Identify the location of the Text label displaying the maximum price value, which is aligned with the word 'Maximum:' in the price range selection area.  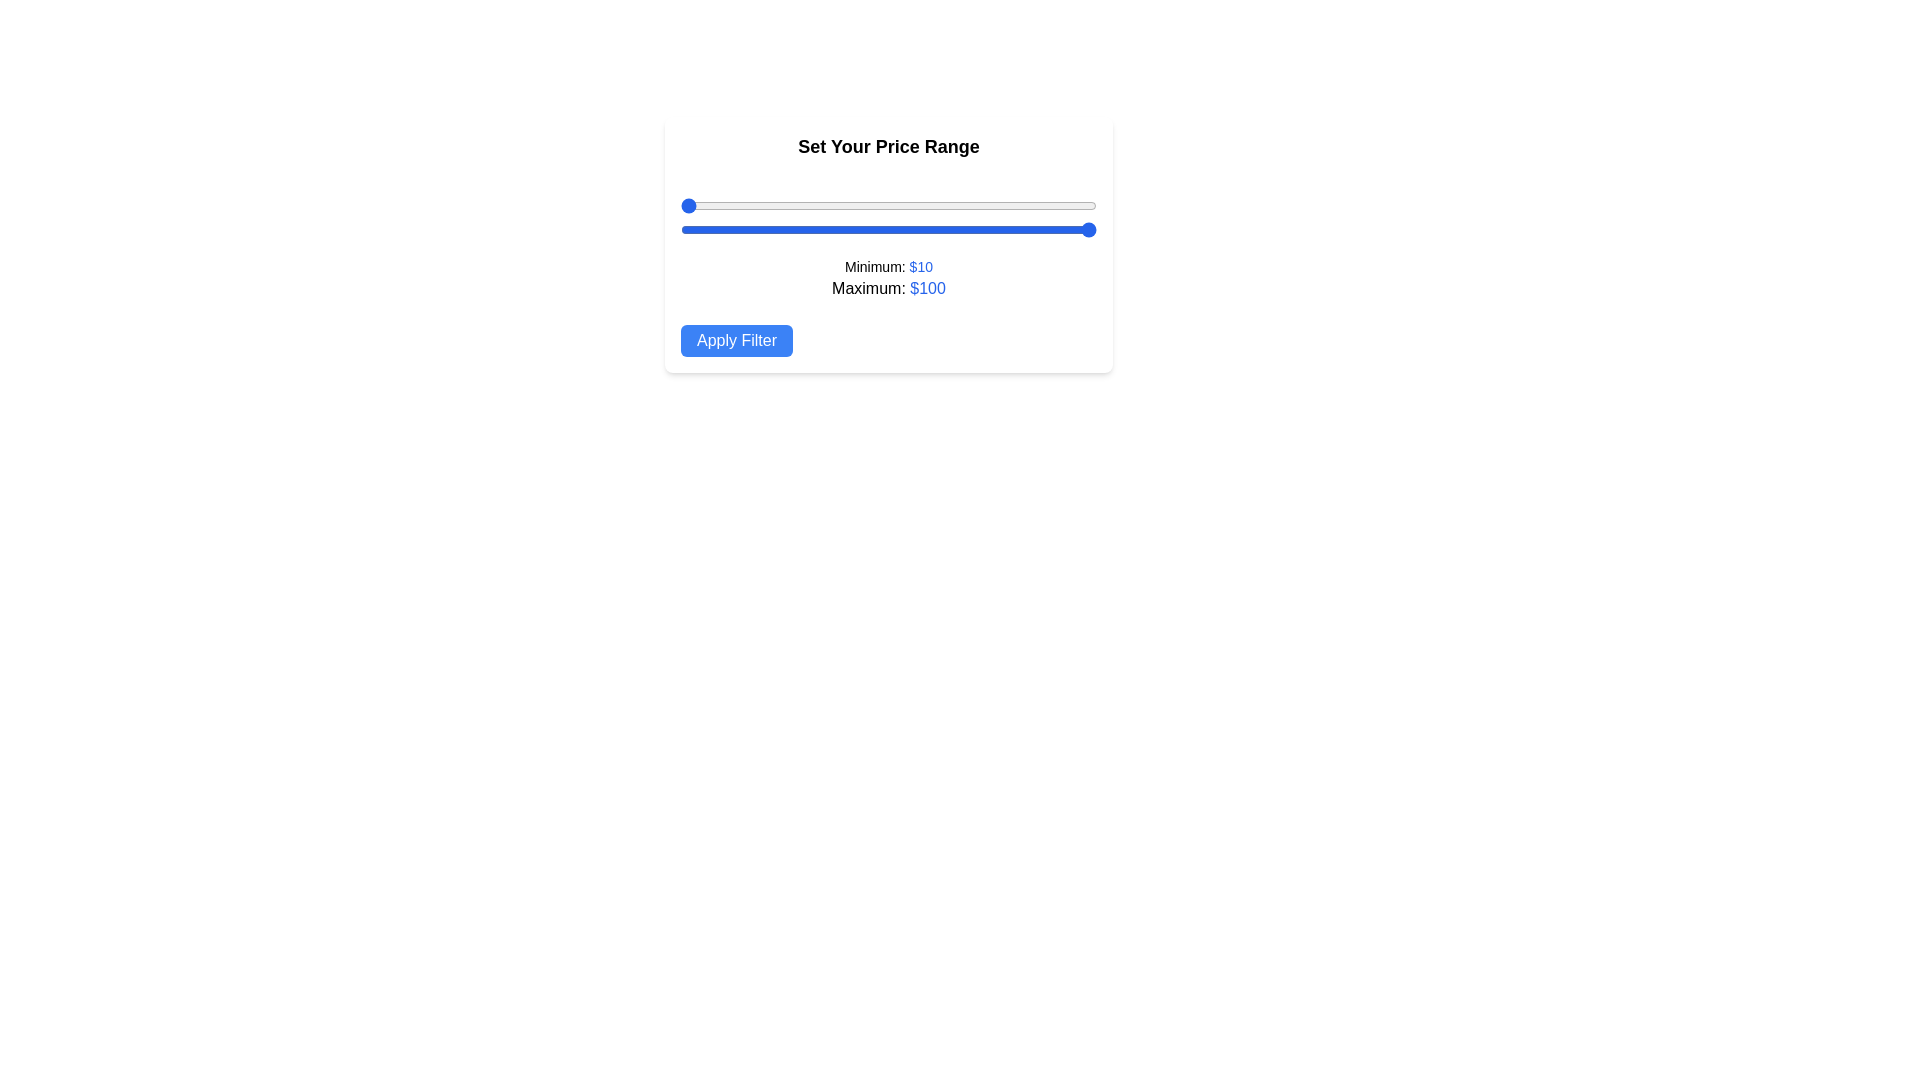
(927, 288).